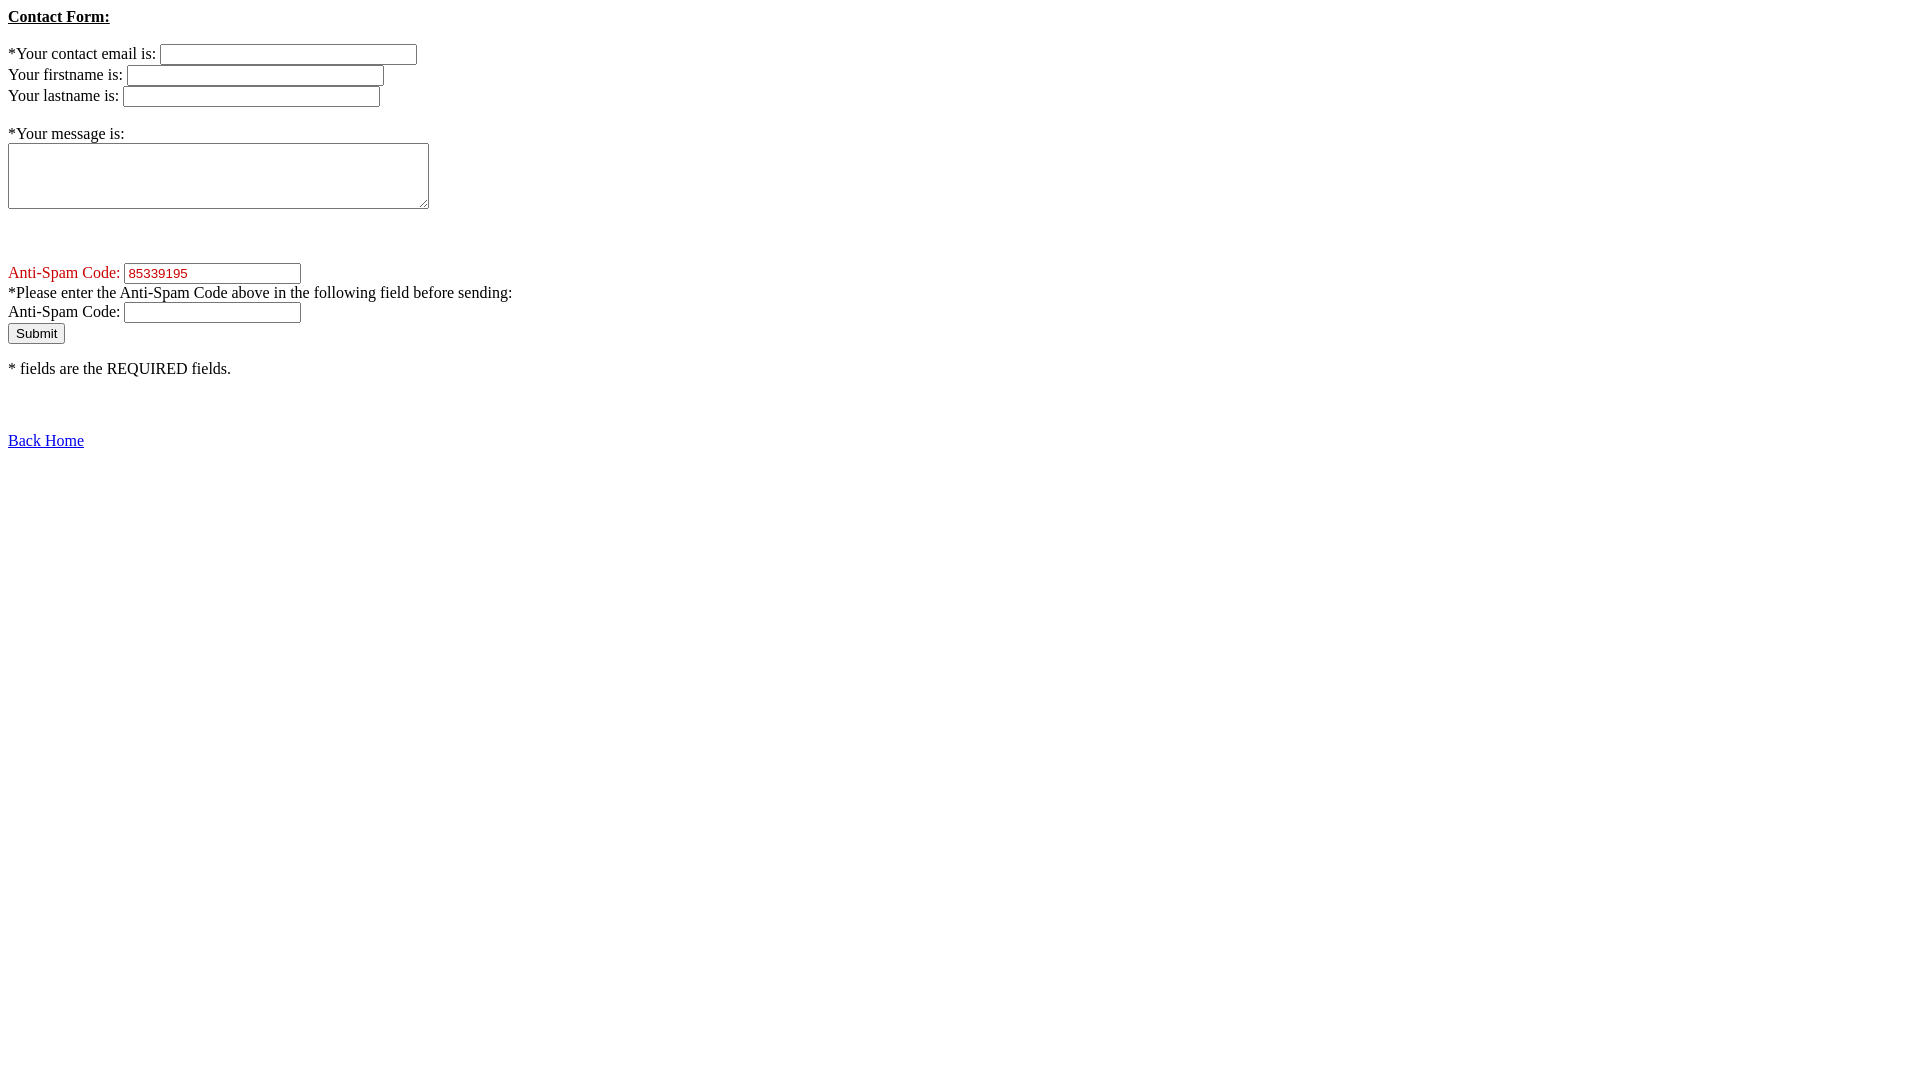 The width and height of the screenshot is (1920, 1080). What do you see at coordinates (8, 439) in the screenshot?
I see `'Back Home'` at bounding box center [8, 439].